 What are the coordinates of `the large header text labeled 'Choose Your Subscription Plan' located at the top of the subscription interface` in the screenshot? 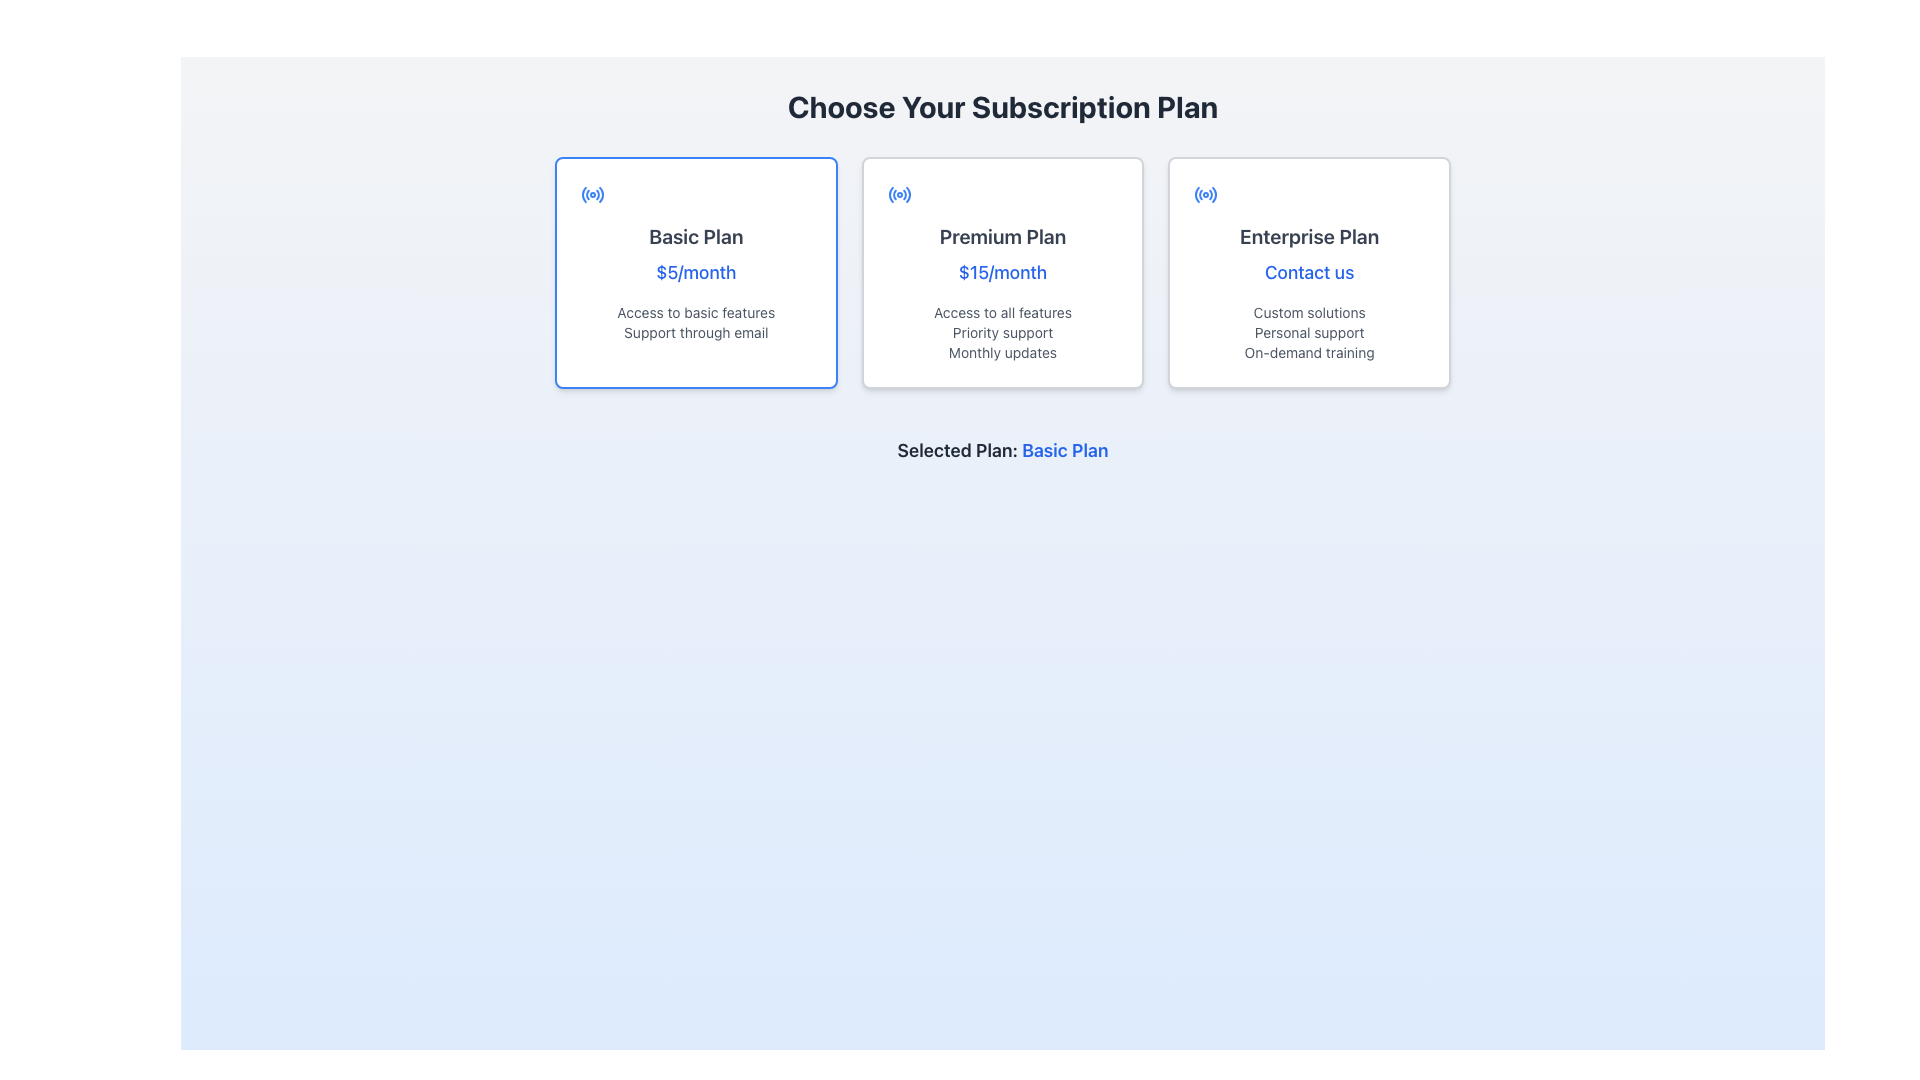 It's located at (1003, 107).